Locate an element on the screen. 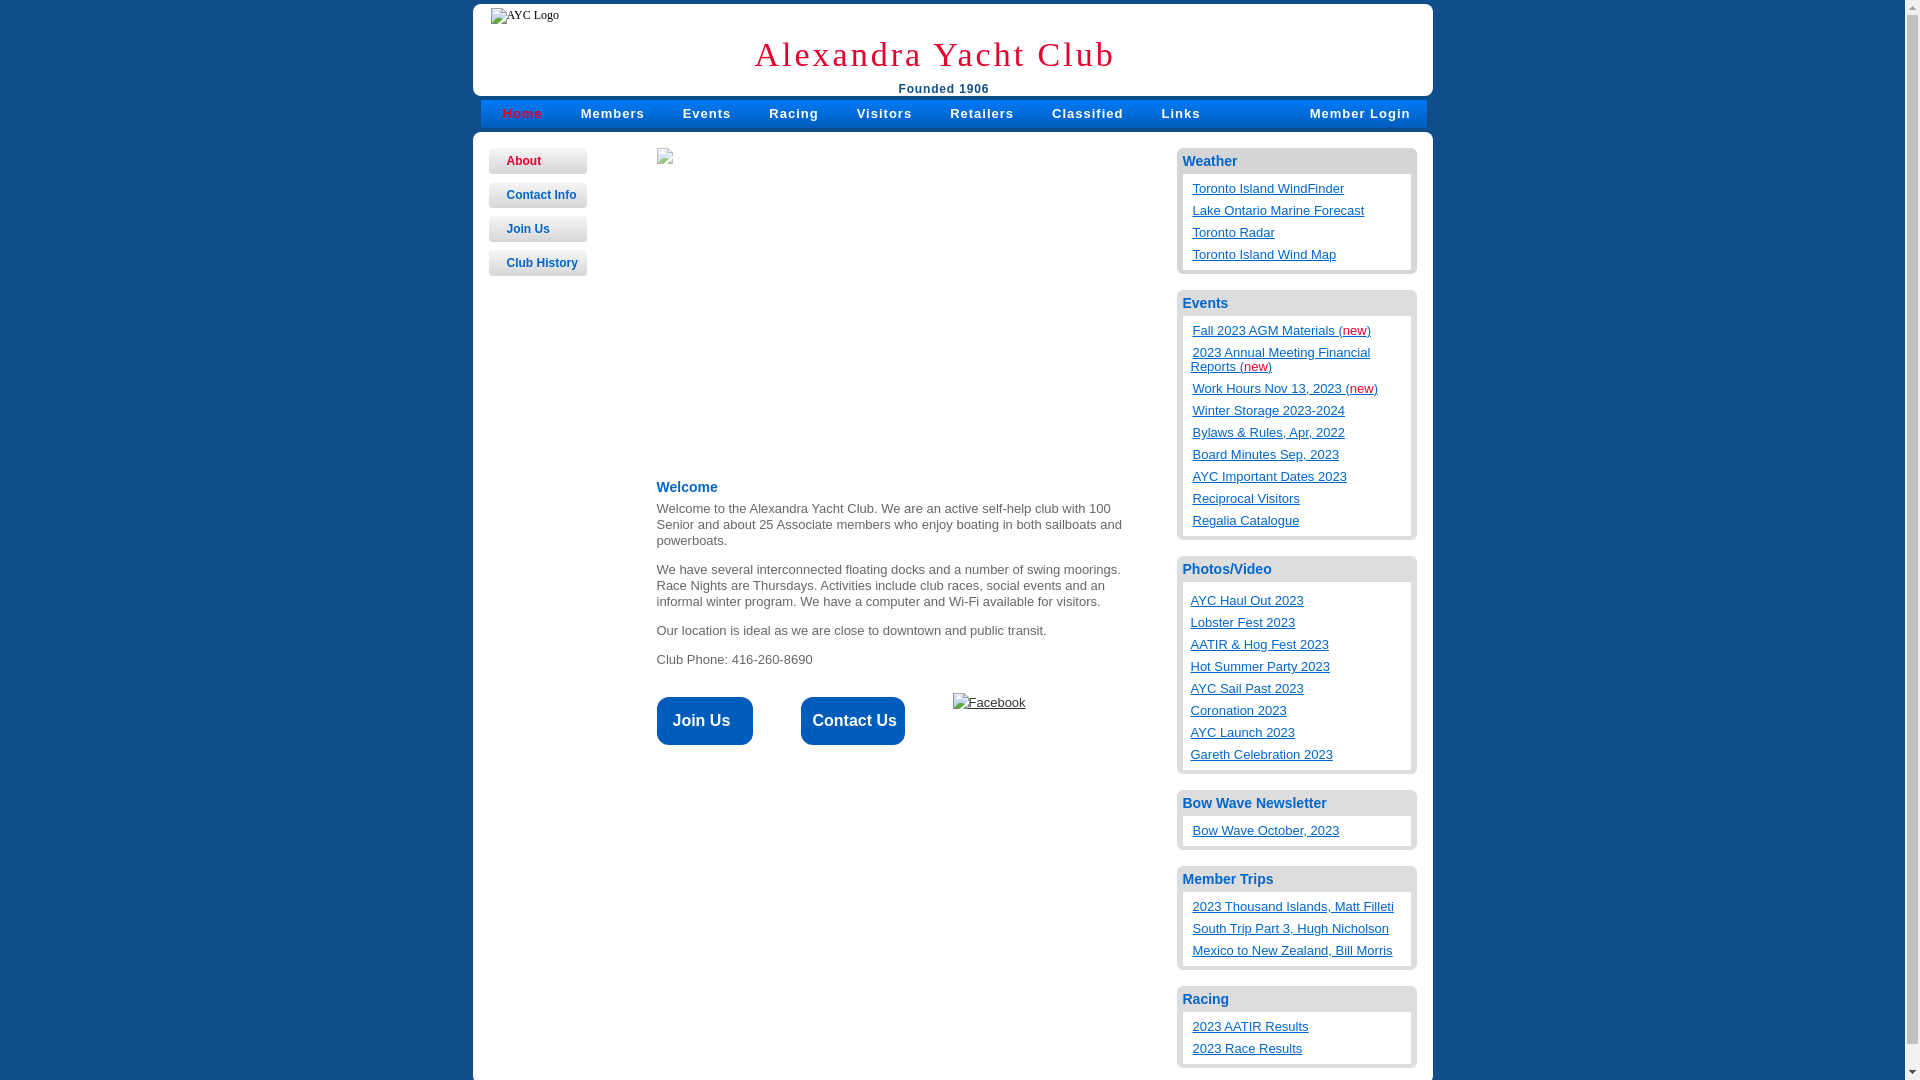 The width and height of the screenshot is (1920, 1080). 'Toronto Island WindFinder' is located at coordinates (1300, 185).